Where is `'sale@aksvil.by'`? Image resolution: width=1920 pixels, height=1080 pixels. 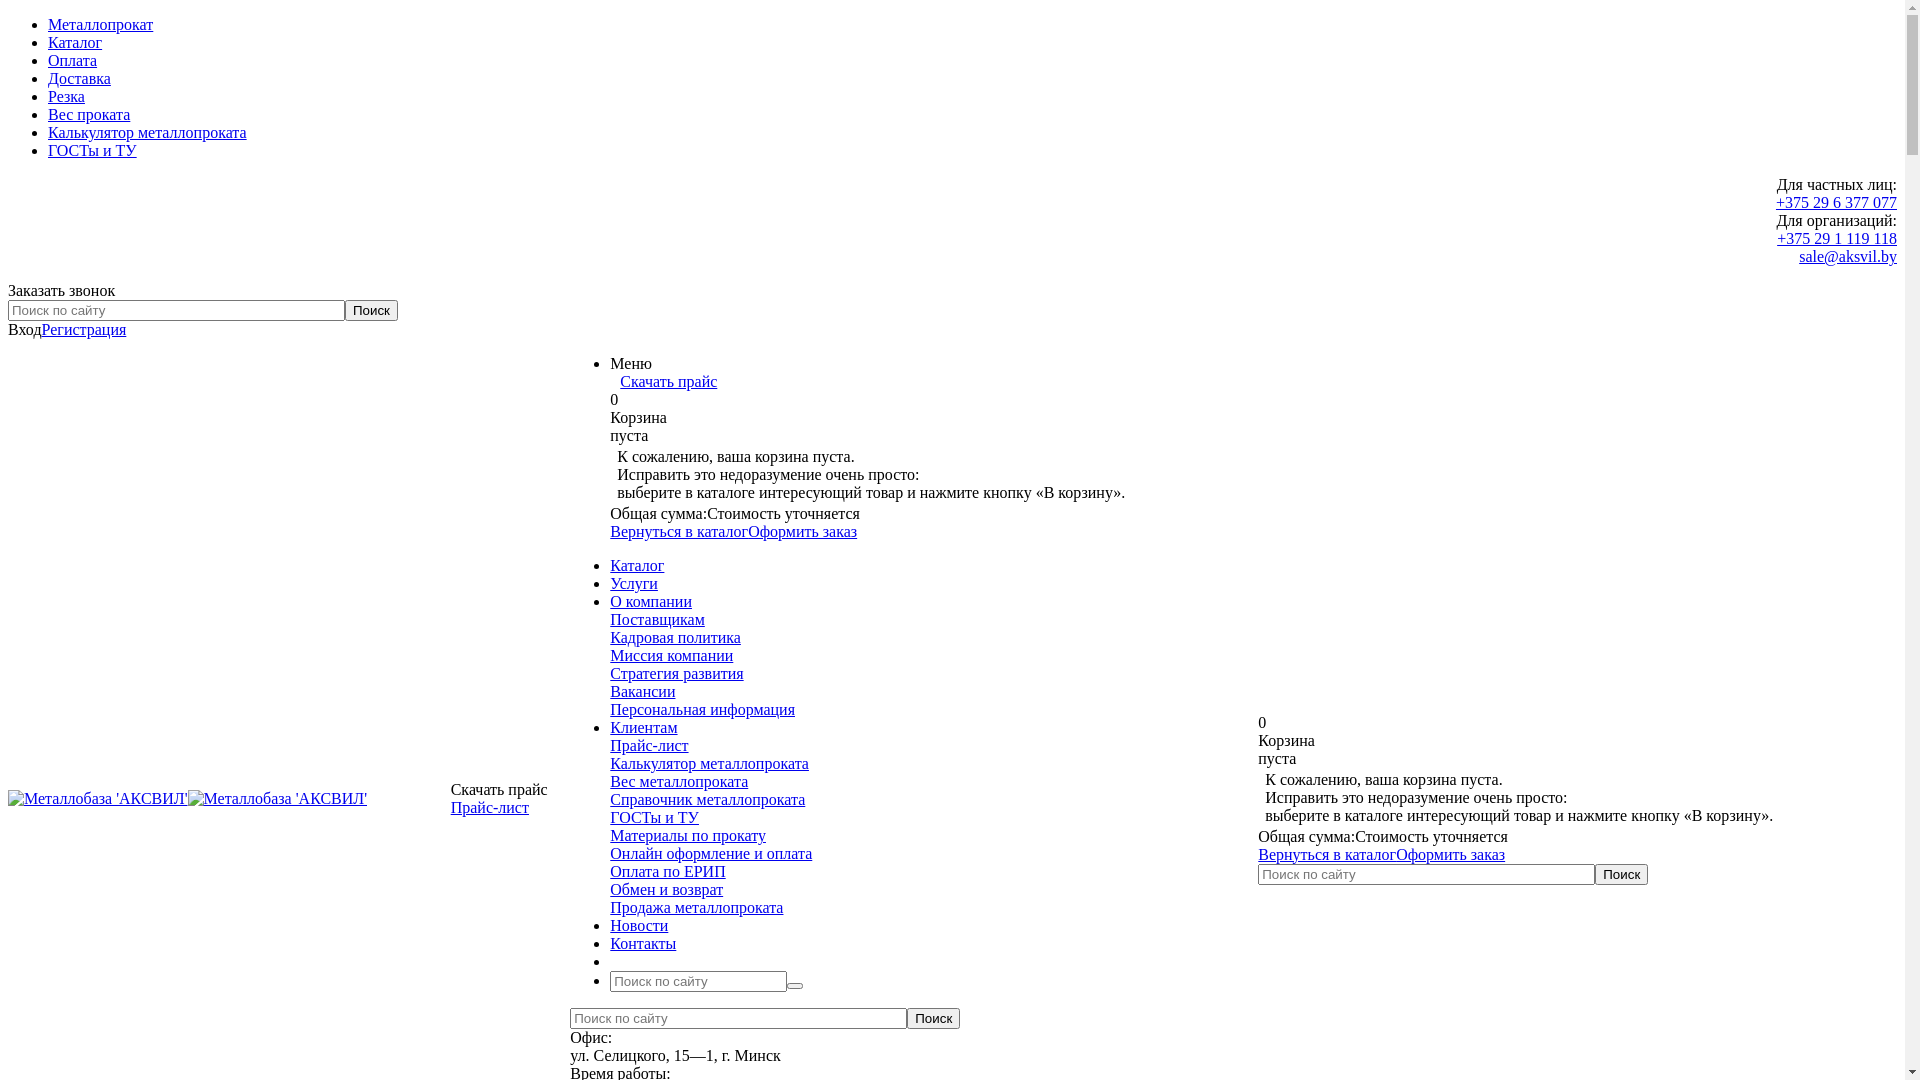
'sale@aksvil.by' is located at coordinates (1847, 255).